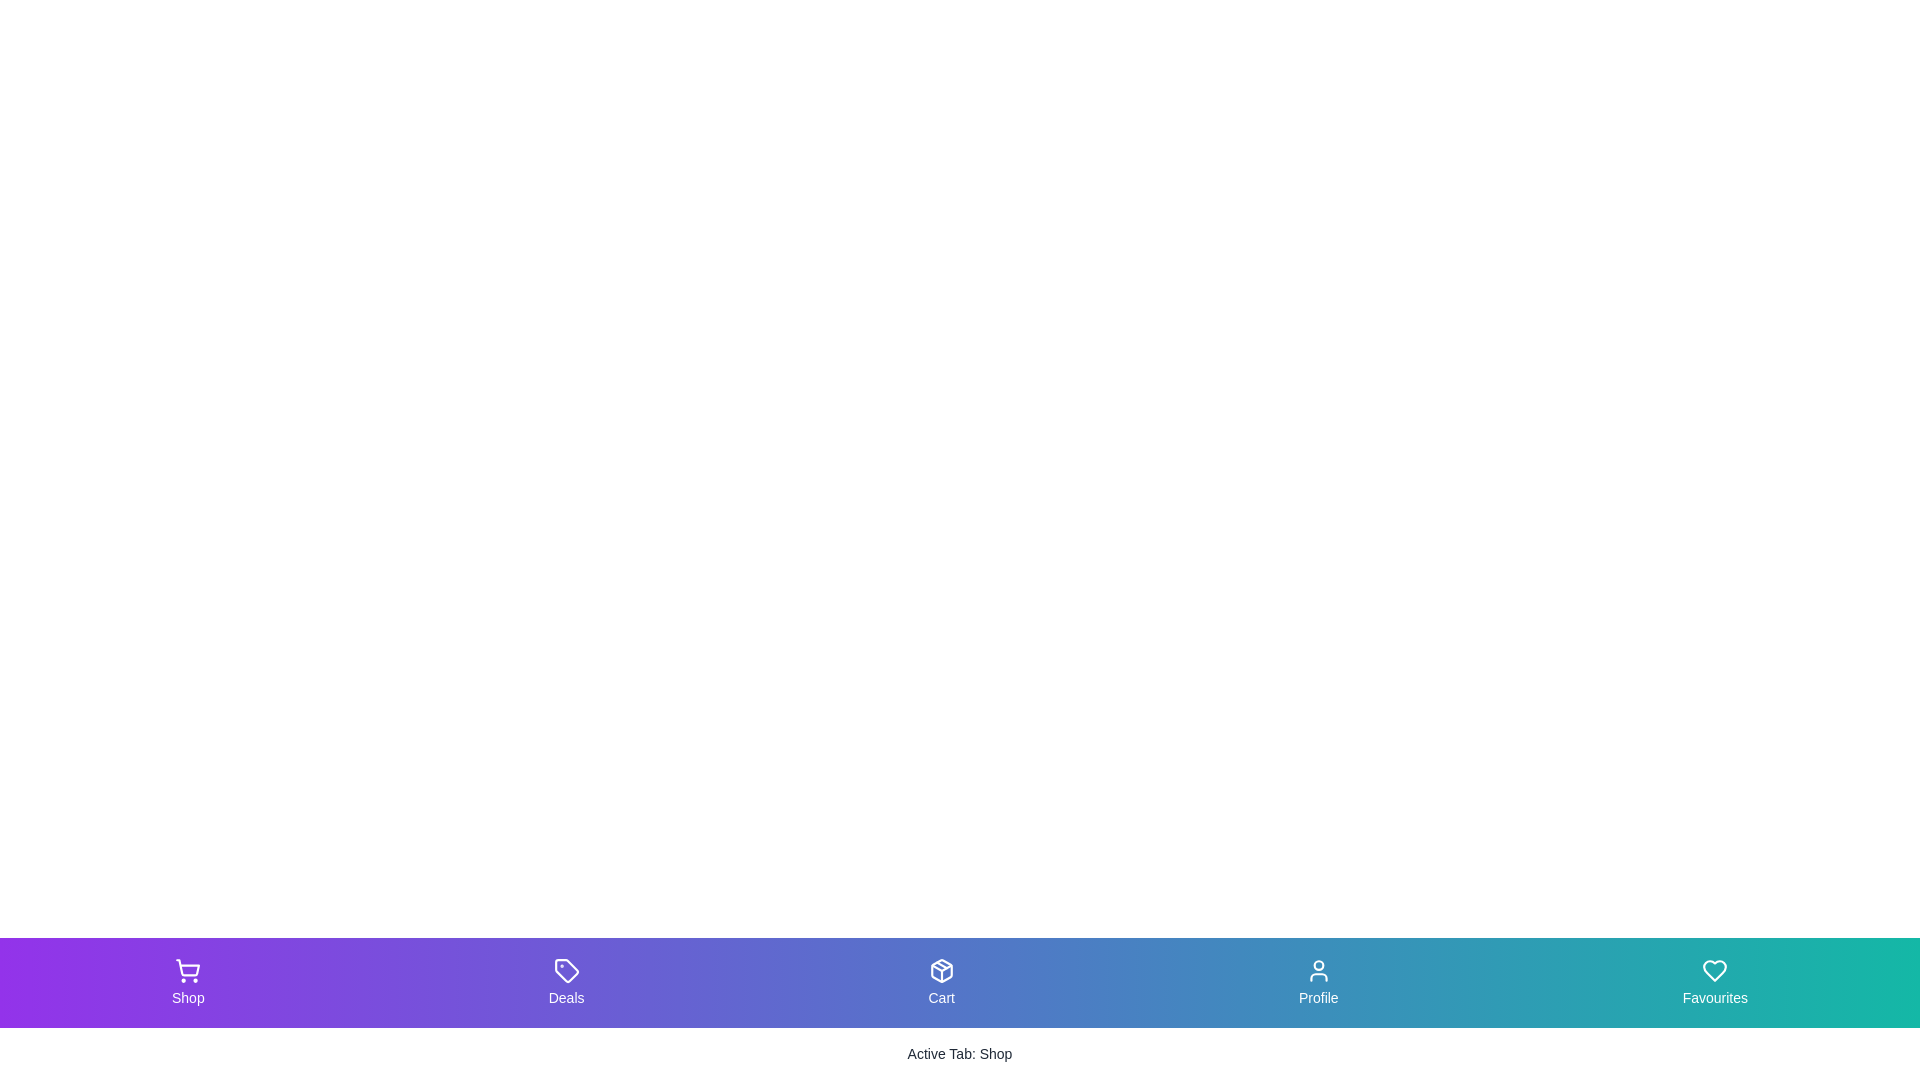 This screenshot has width=1920, height=1080. I want to click on the Cart tab in the bottom navigation bar to navigate to its respective section, so click(939, 982).